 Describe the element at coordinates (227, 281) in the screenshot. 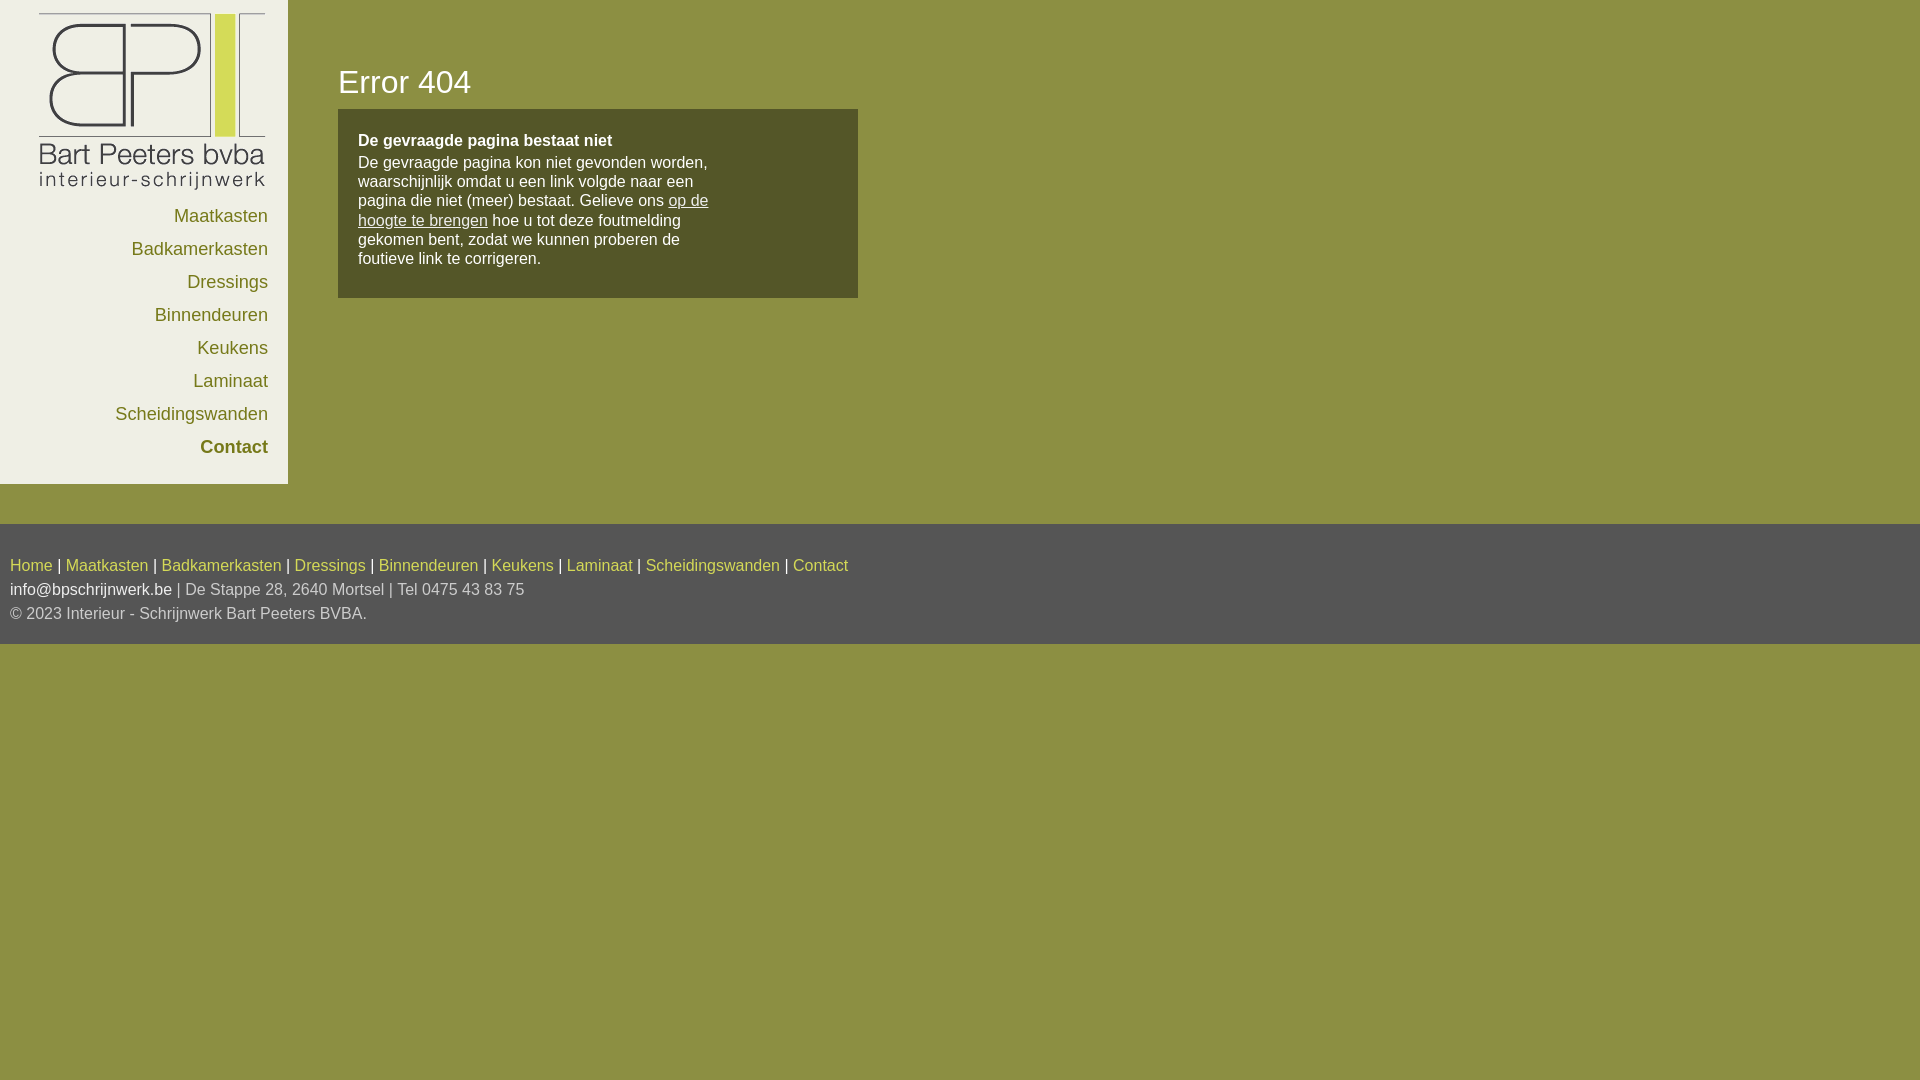

I see `'Dressings'` at that location.